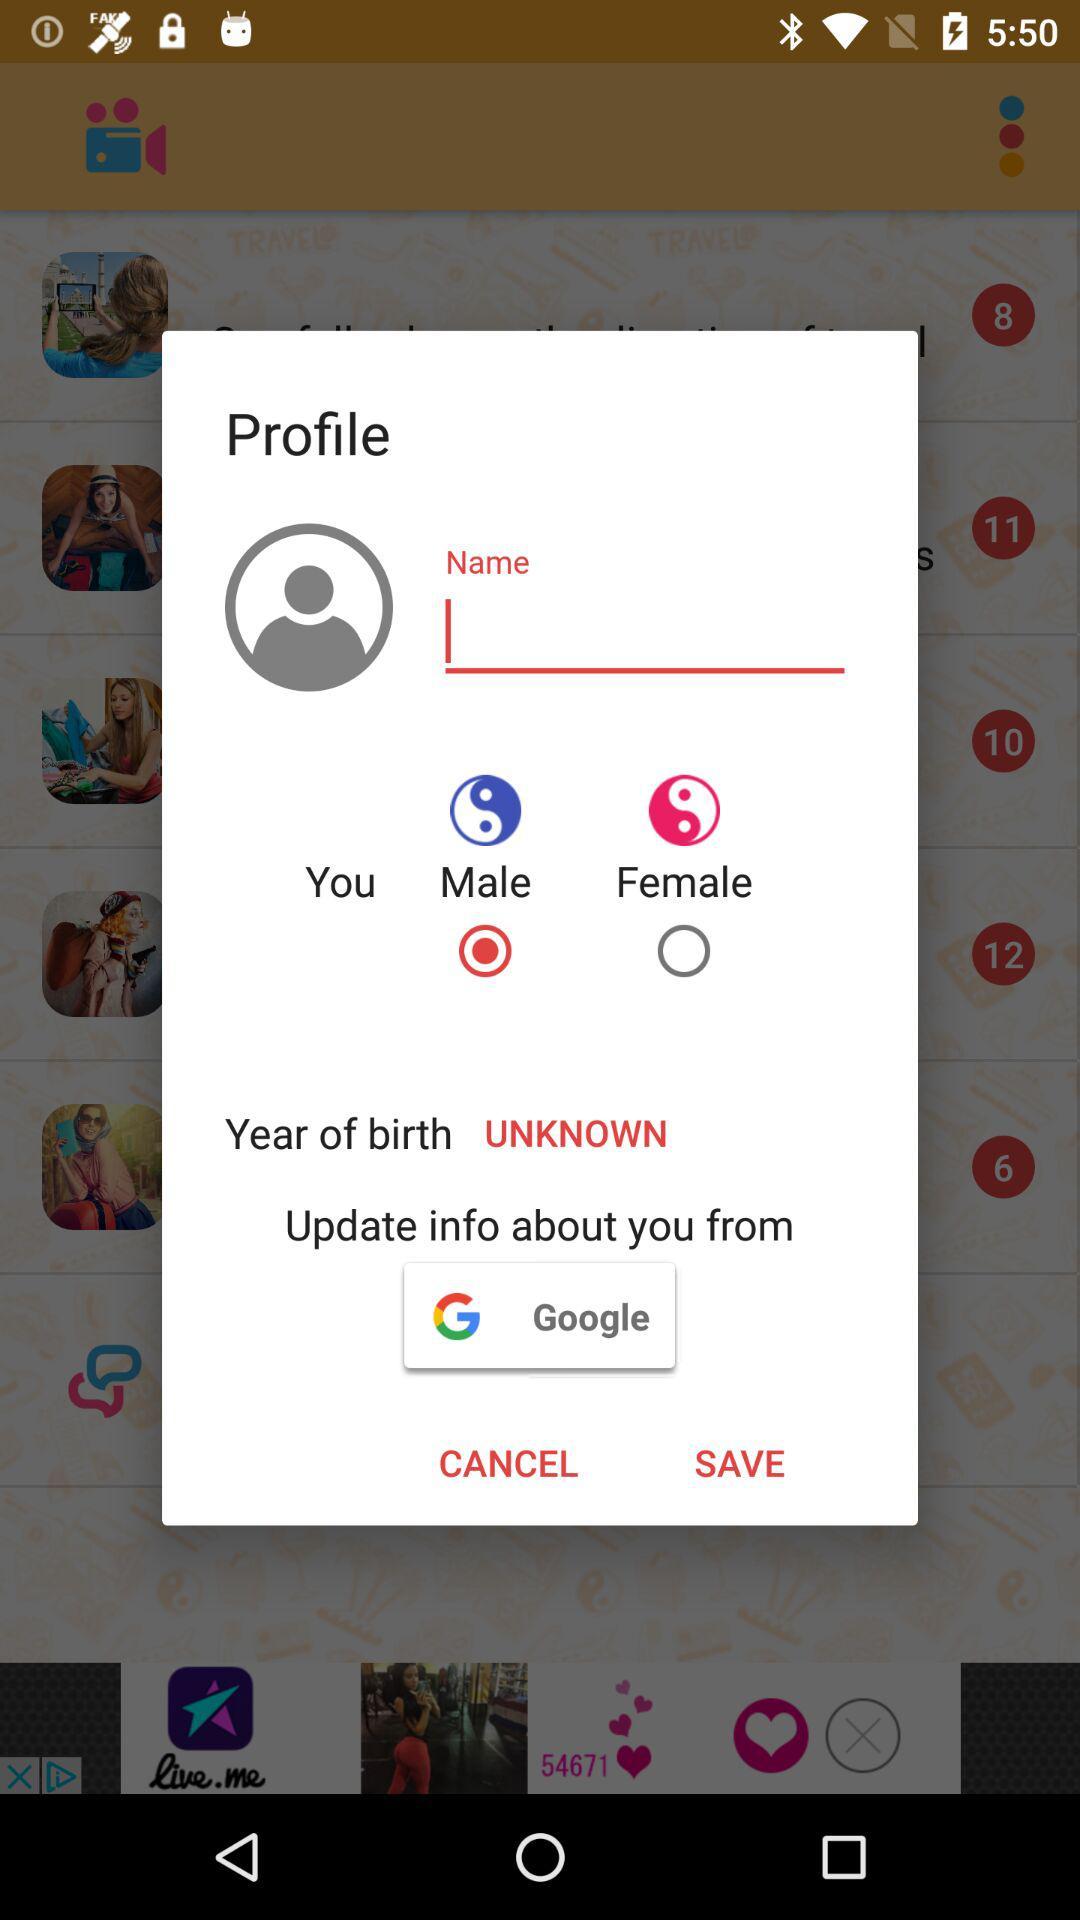 The height and width of the screenshot is (1920, 1080). What do you see at coordinates (507, 1462) in the screenshot?
I see `the item below google` at bounding box center [507, 1462].